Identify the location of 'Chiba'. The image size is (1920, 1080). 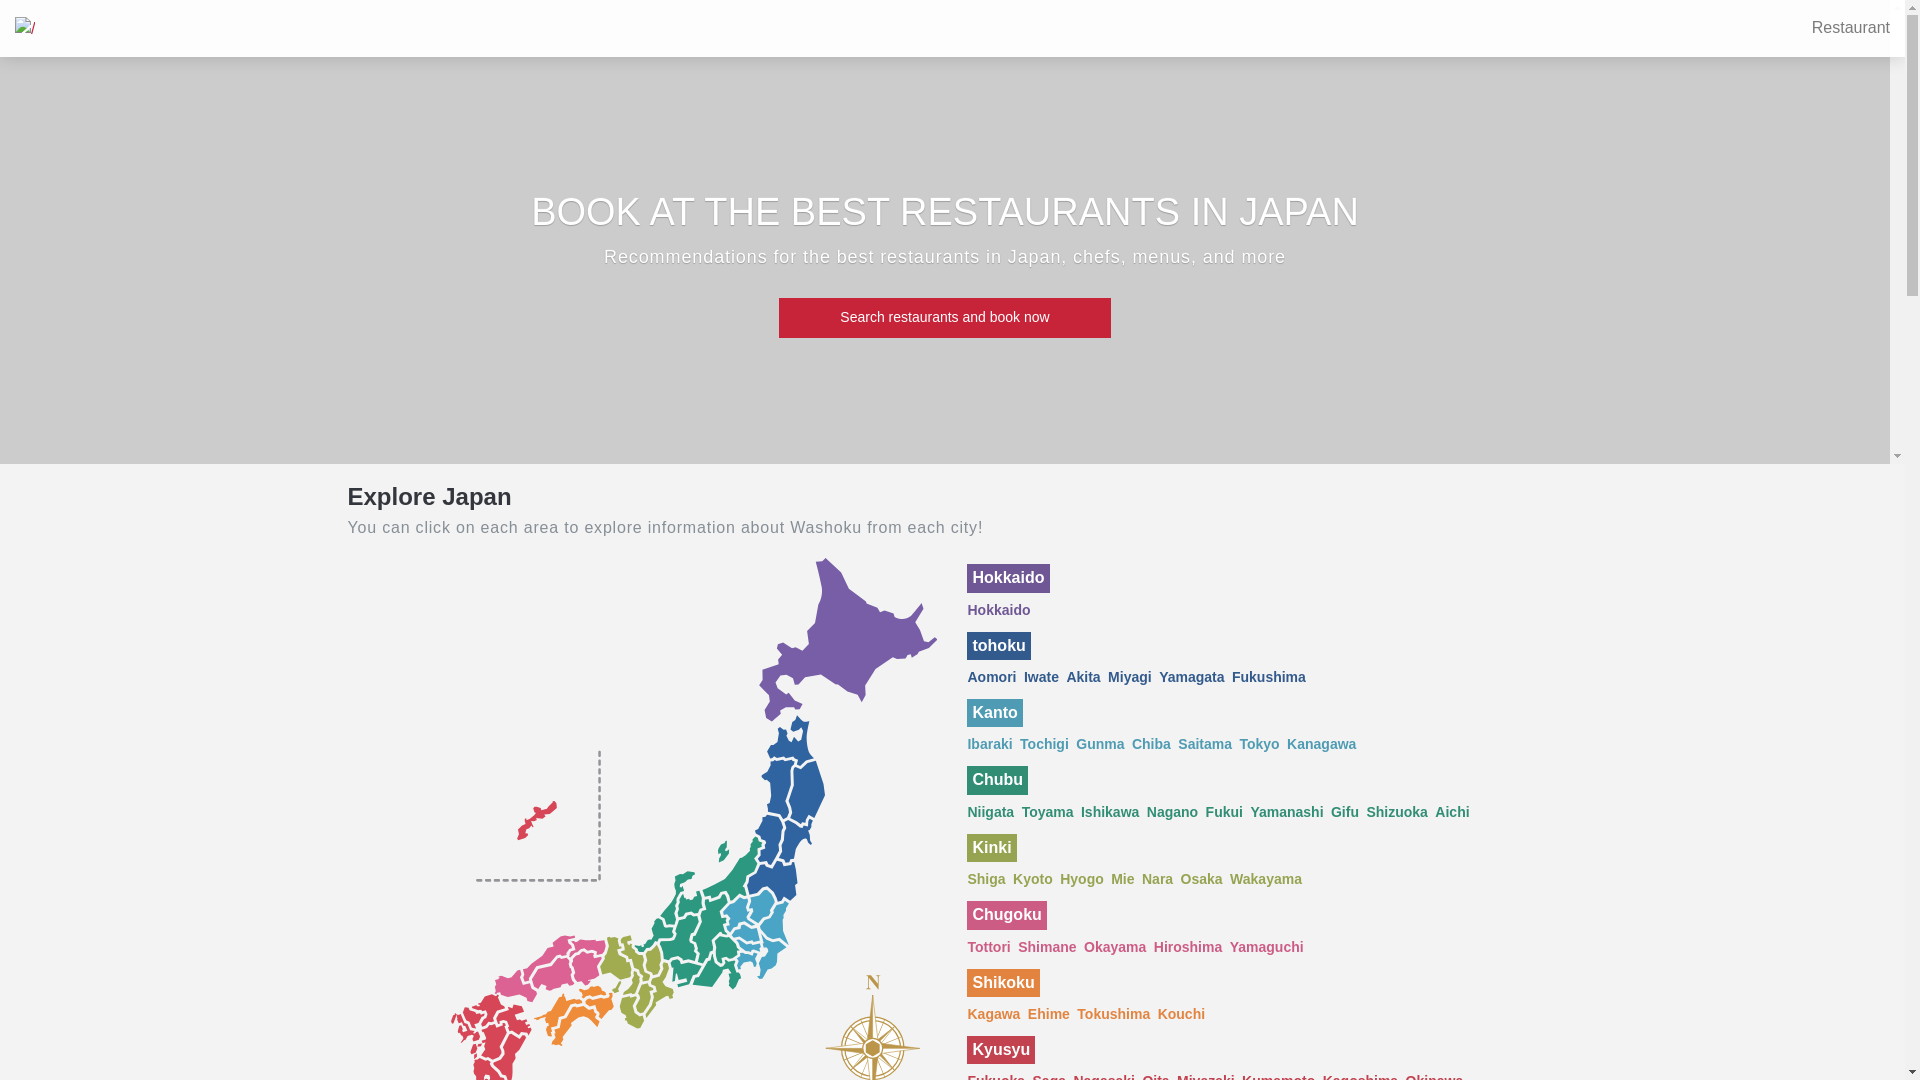
(1151, 744).